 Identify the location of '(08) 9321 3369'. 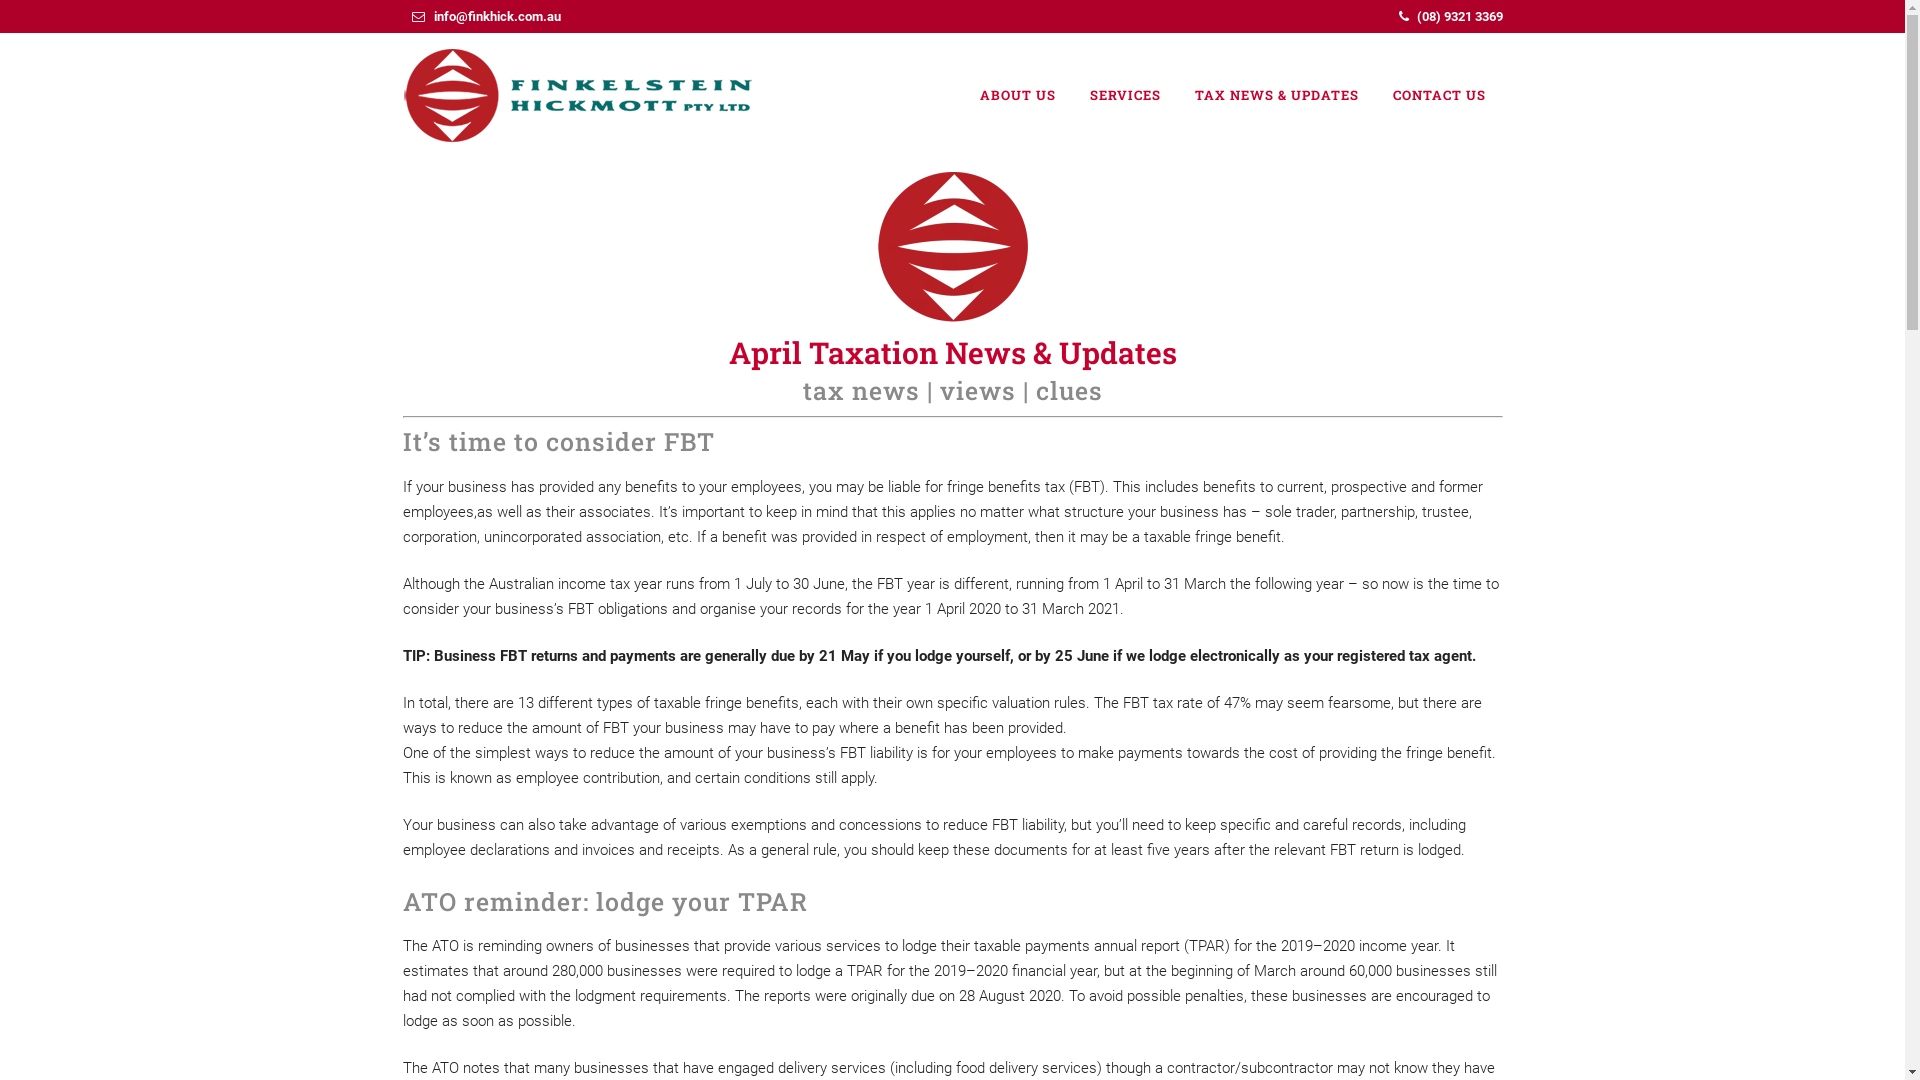
(1459, 16).